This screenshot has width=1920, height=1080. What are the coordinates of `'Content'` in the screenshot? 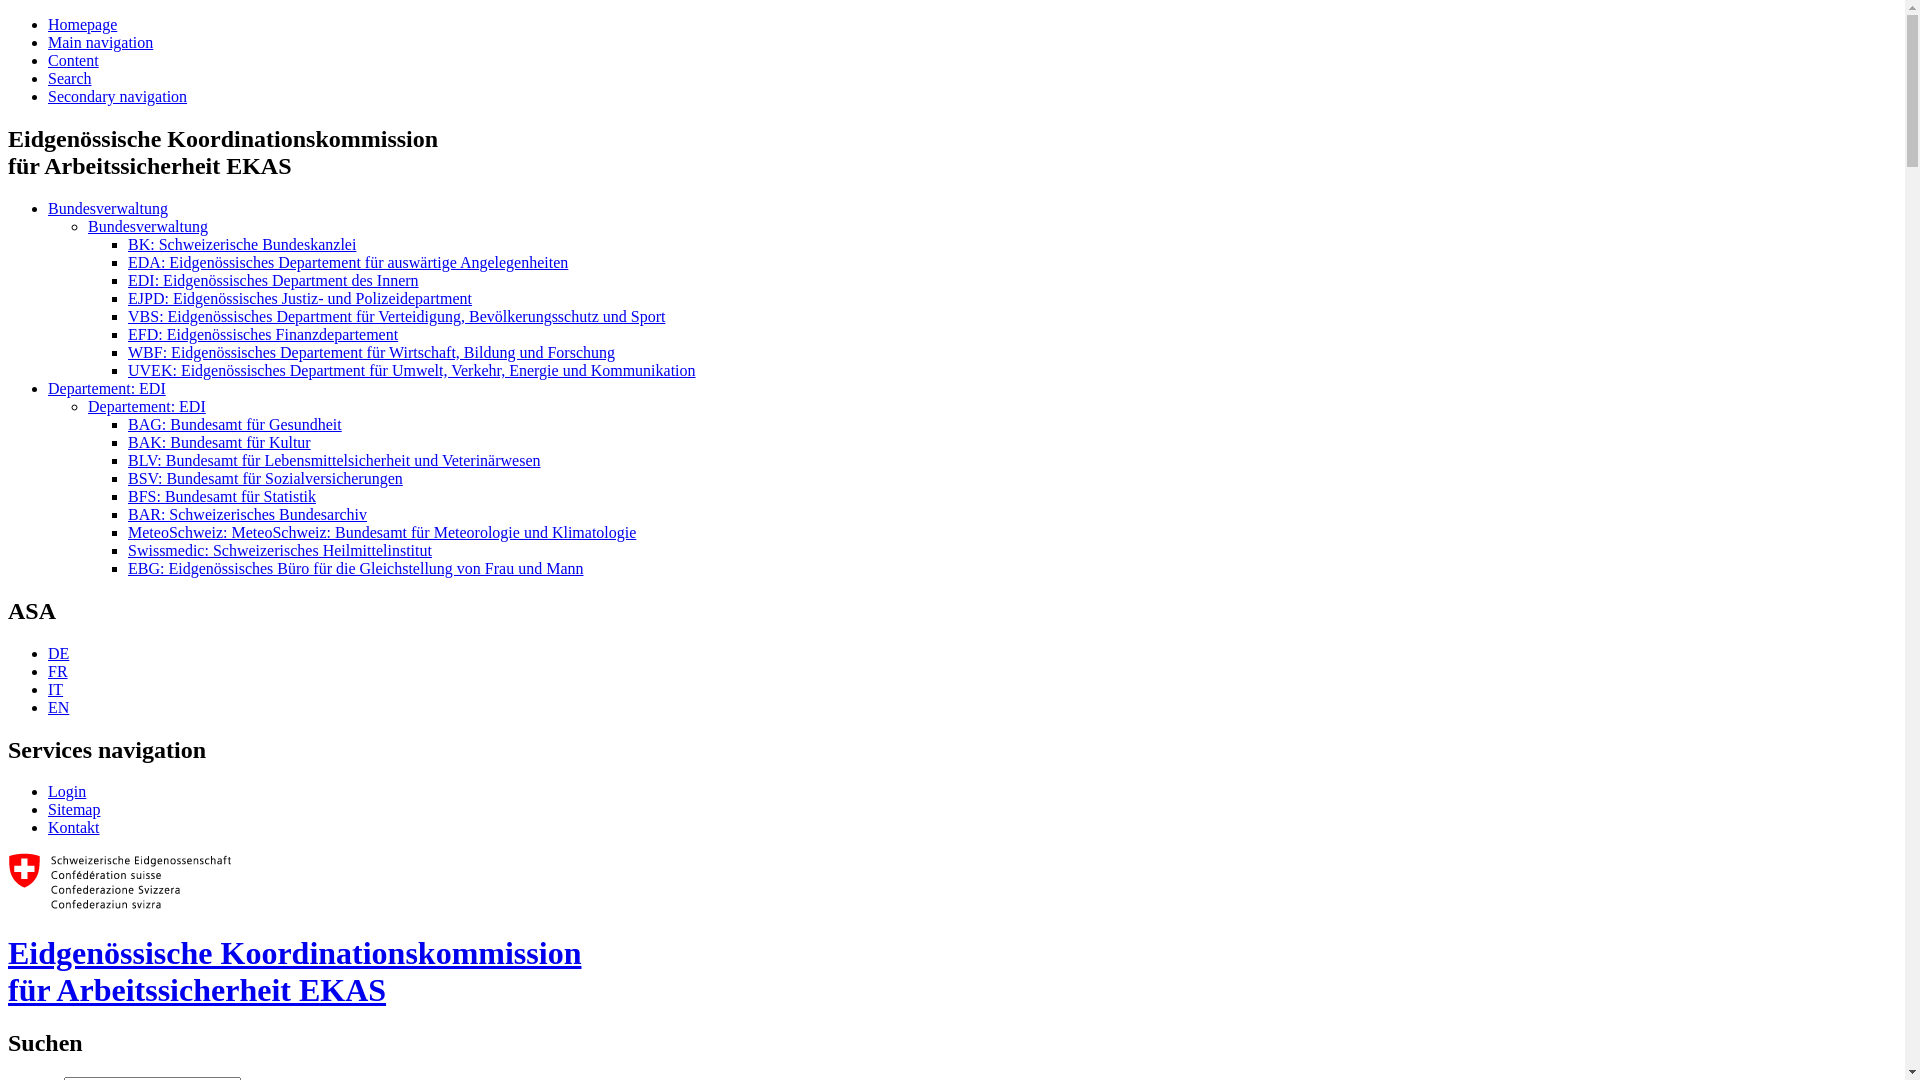 It's located at (73, 59).